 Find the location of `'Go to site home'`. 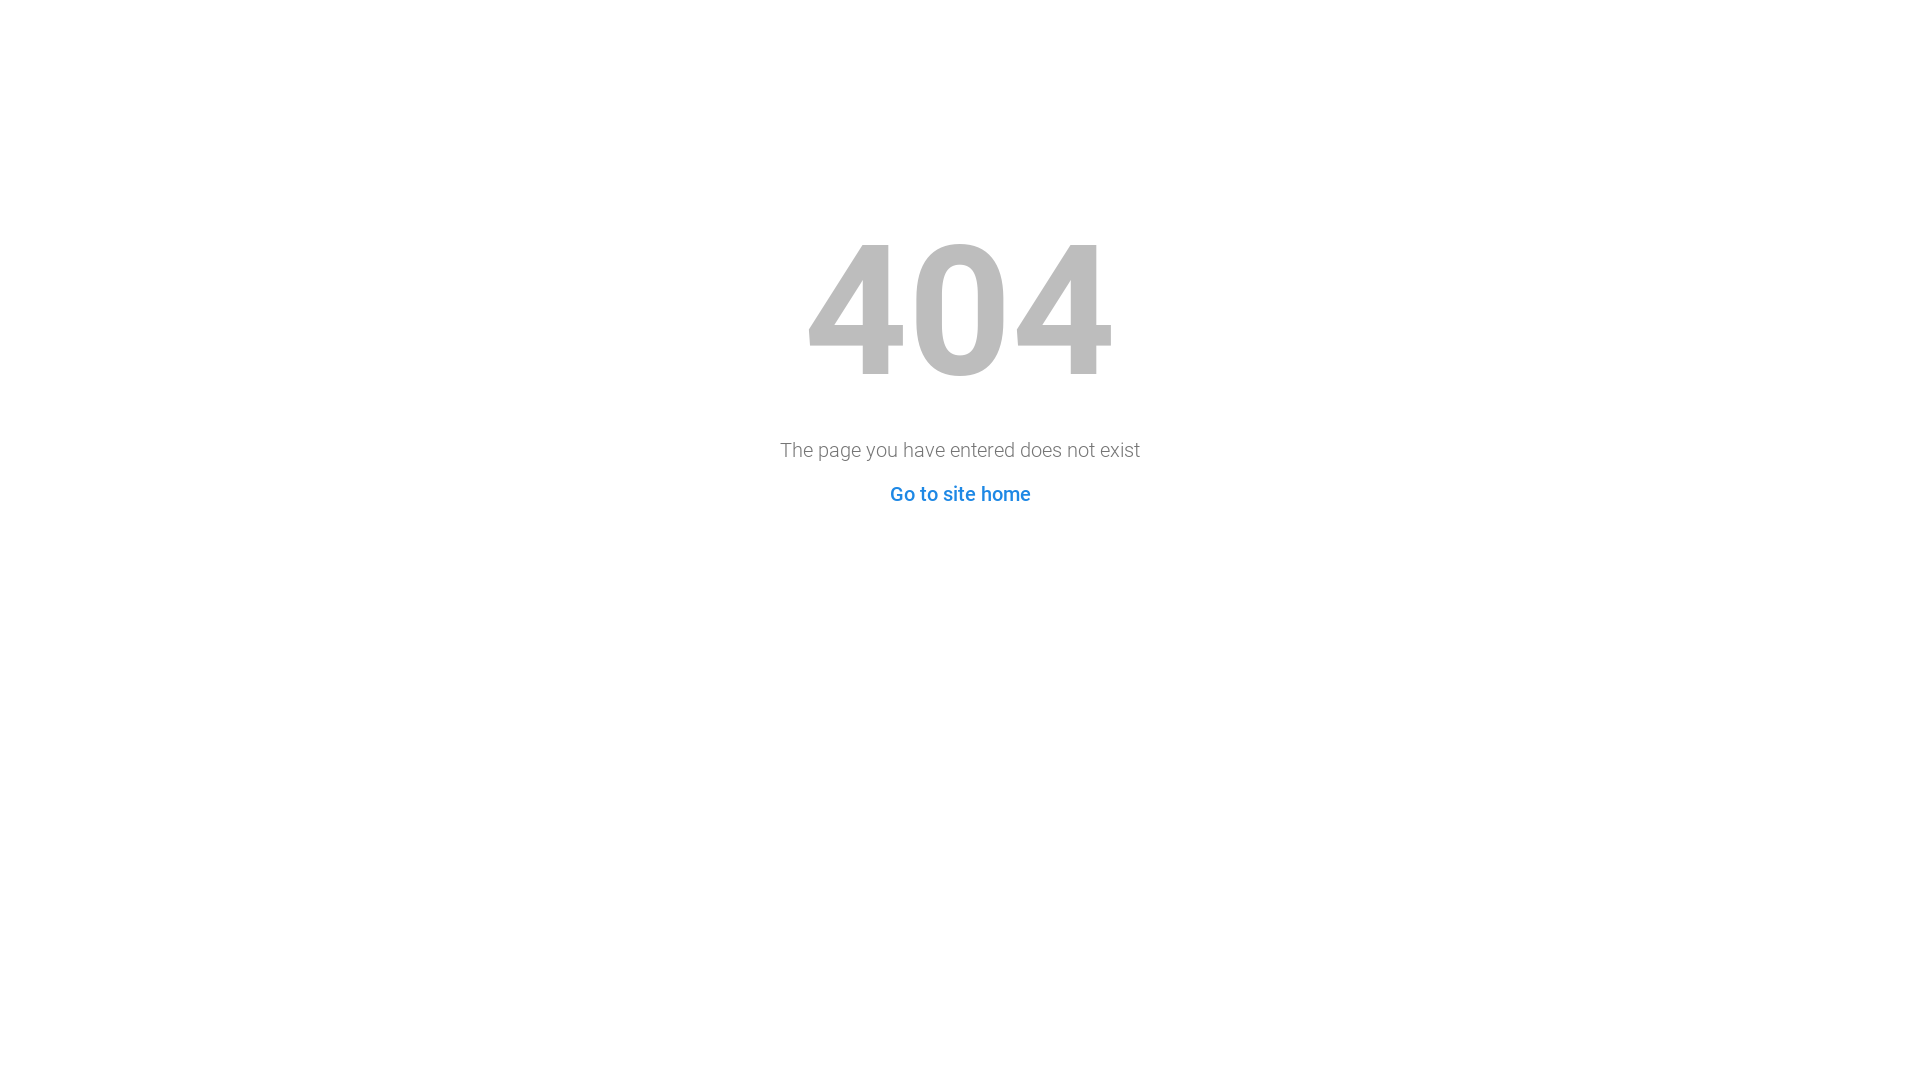

'Go to site home' is located at coordinates (960, 493).